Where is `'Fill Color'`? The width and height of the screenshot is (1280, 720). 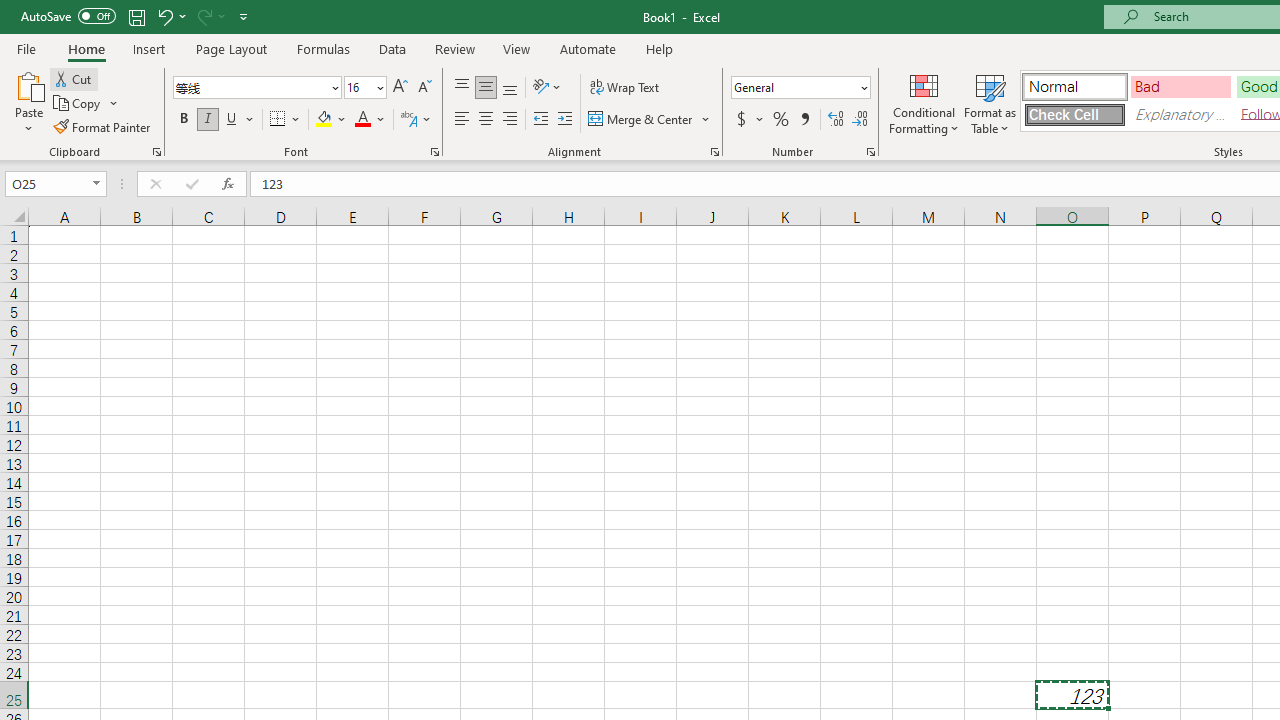
'Fill Color' is located at coordinates (331, 119).